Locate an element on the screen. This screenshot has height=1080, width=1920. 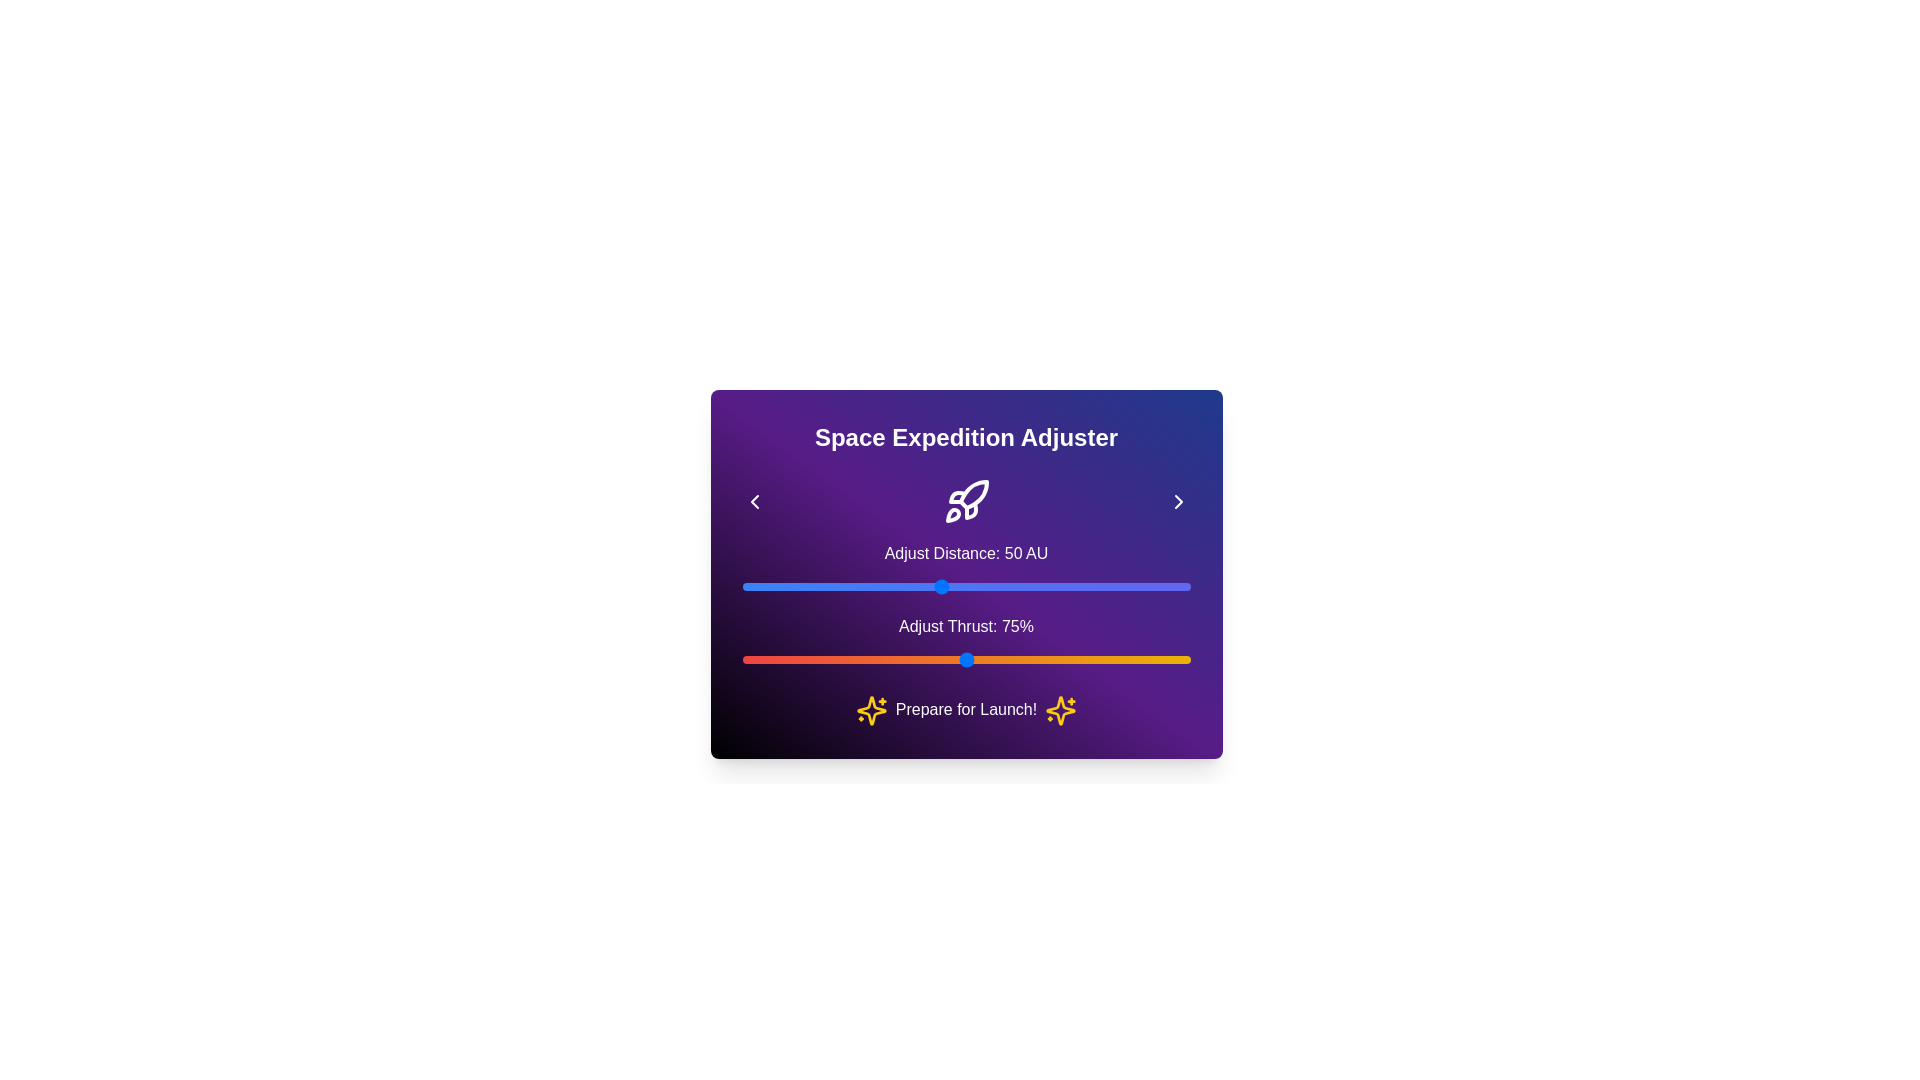
left chevron icon to adjust the distance is located at coordinates (753, 500).